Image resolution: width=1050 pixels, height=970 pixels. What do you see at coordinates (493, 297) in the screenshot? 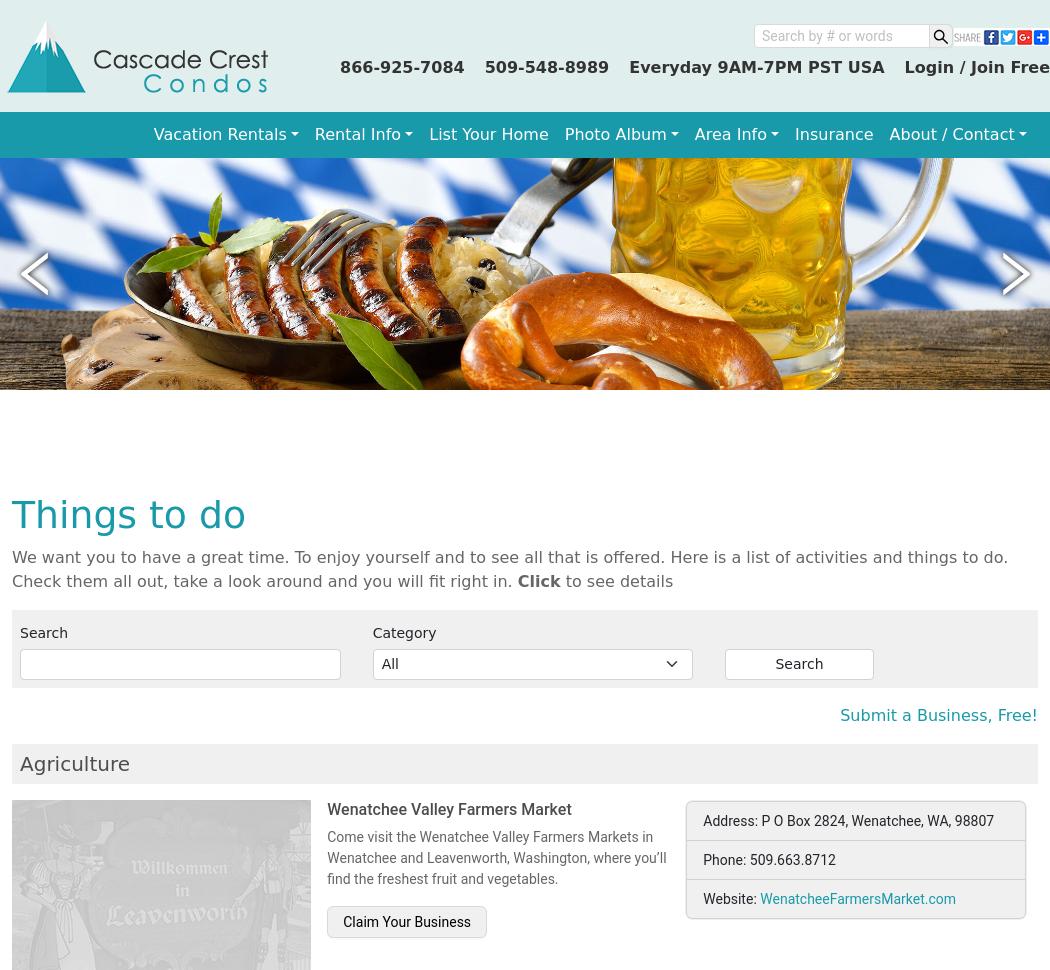
I see `'Central Washington Helicopter is based in Wenatchee, WA and specializes in the Aerial application of agricultural pesticides, herbicides and fertilizers.'` at bounding box center [493, 297].